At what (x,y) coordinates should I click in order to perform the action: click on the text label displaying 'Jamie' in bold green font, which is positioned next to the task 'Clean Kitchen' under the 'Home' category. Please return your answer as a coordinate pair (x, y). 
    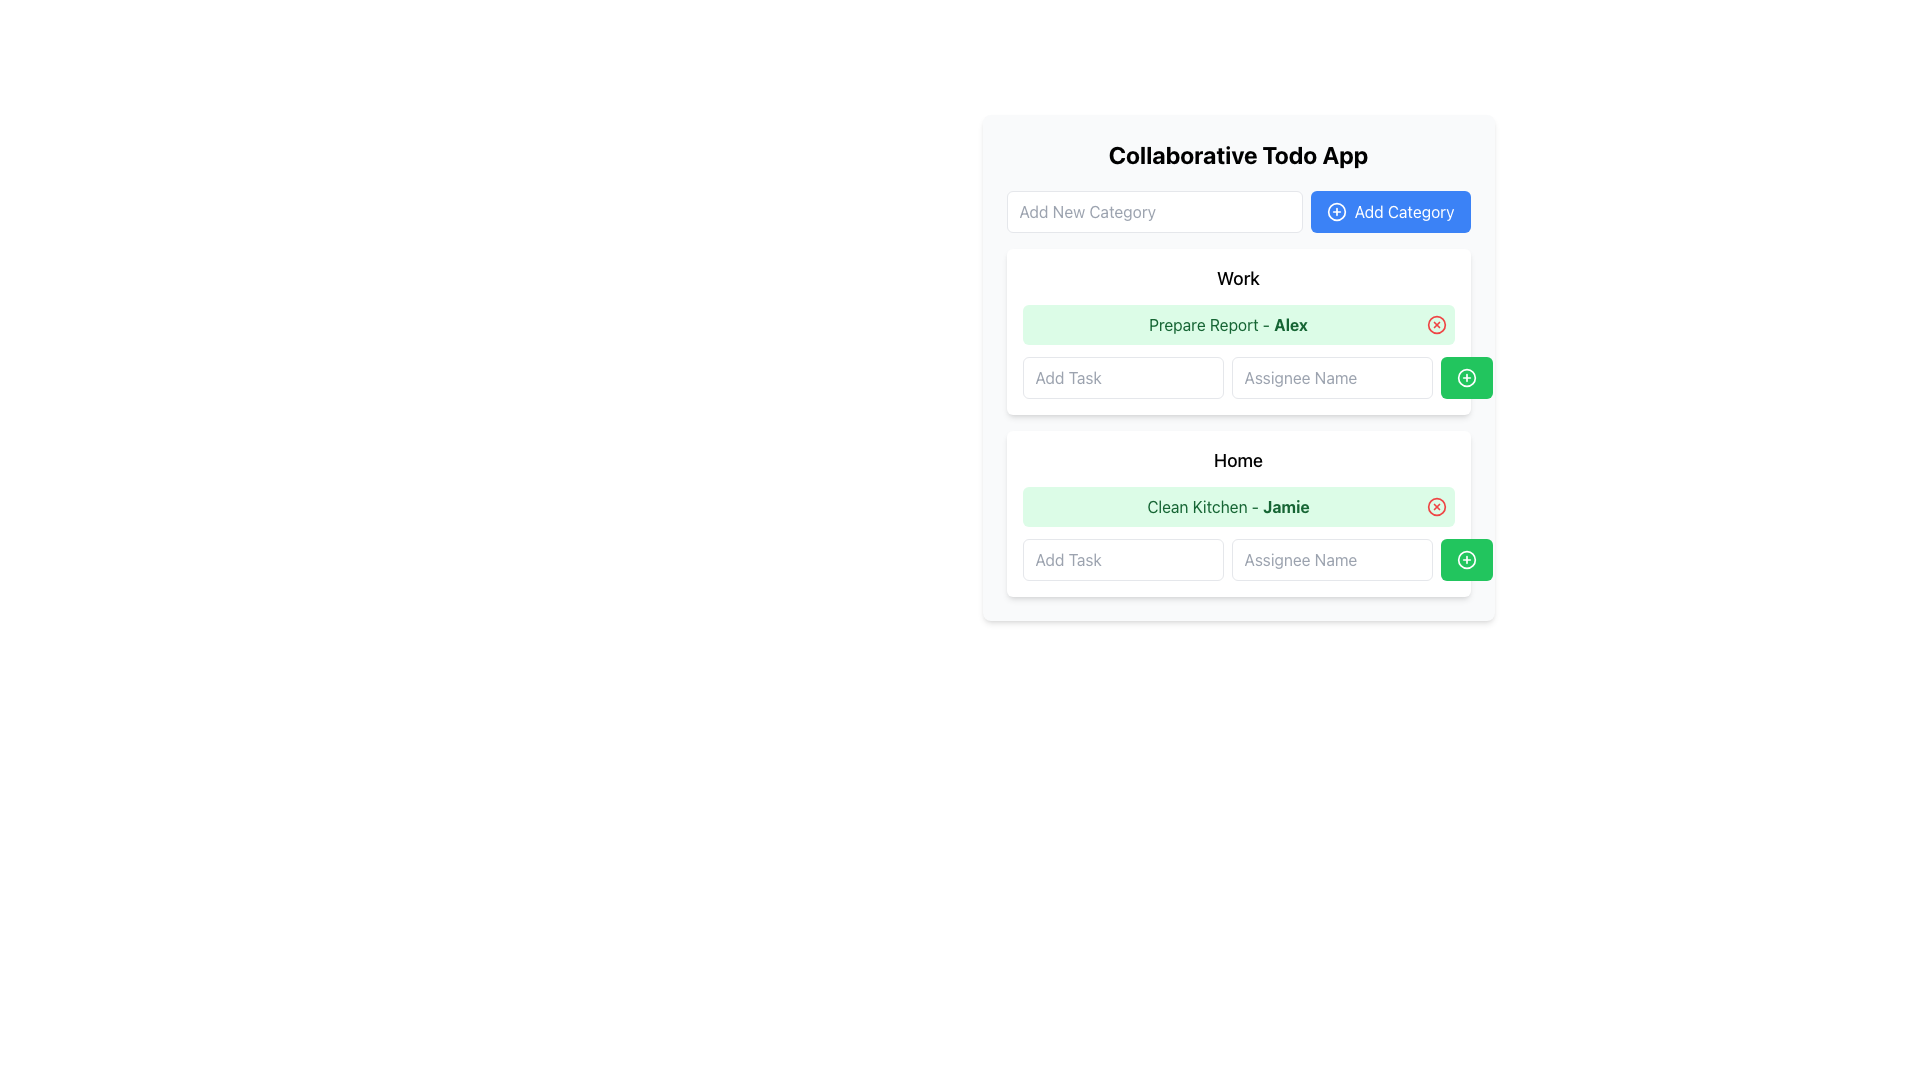
    Looking at the image, I should click on (1286, 505).